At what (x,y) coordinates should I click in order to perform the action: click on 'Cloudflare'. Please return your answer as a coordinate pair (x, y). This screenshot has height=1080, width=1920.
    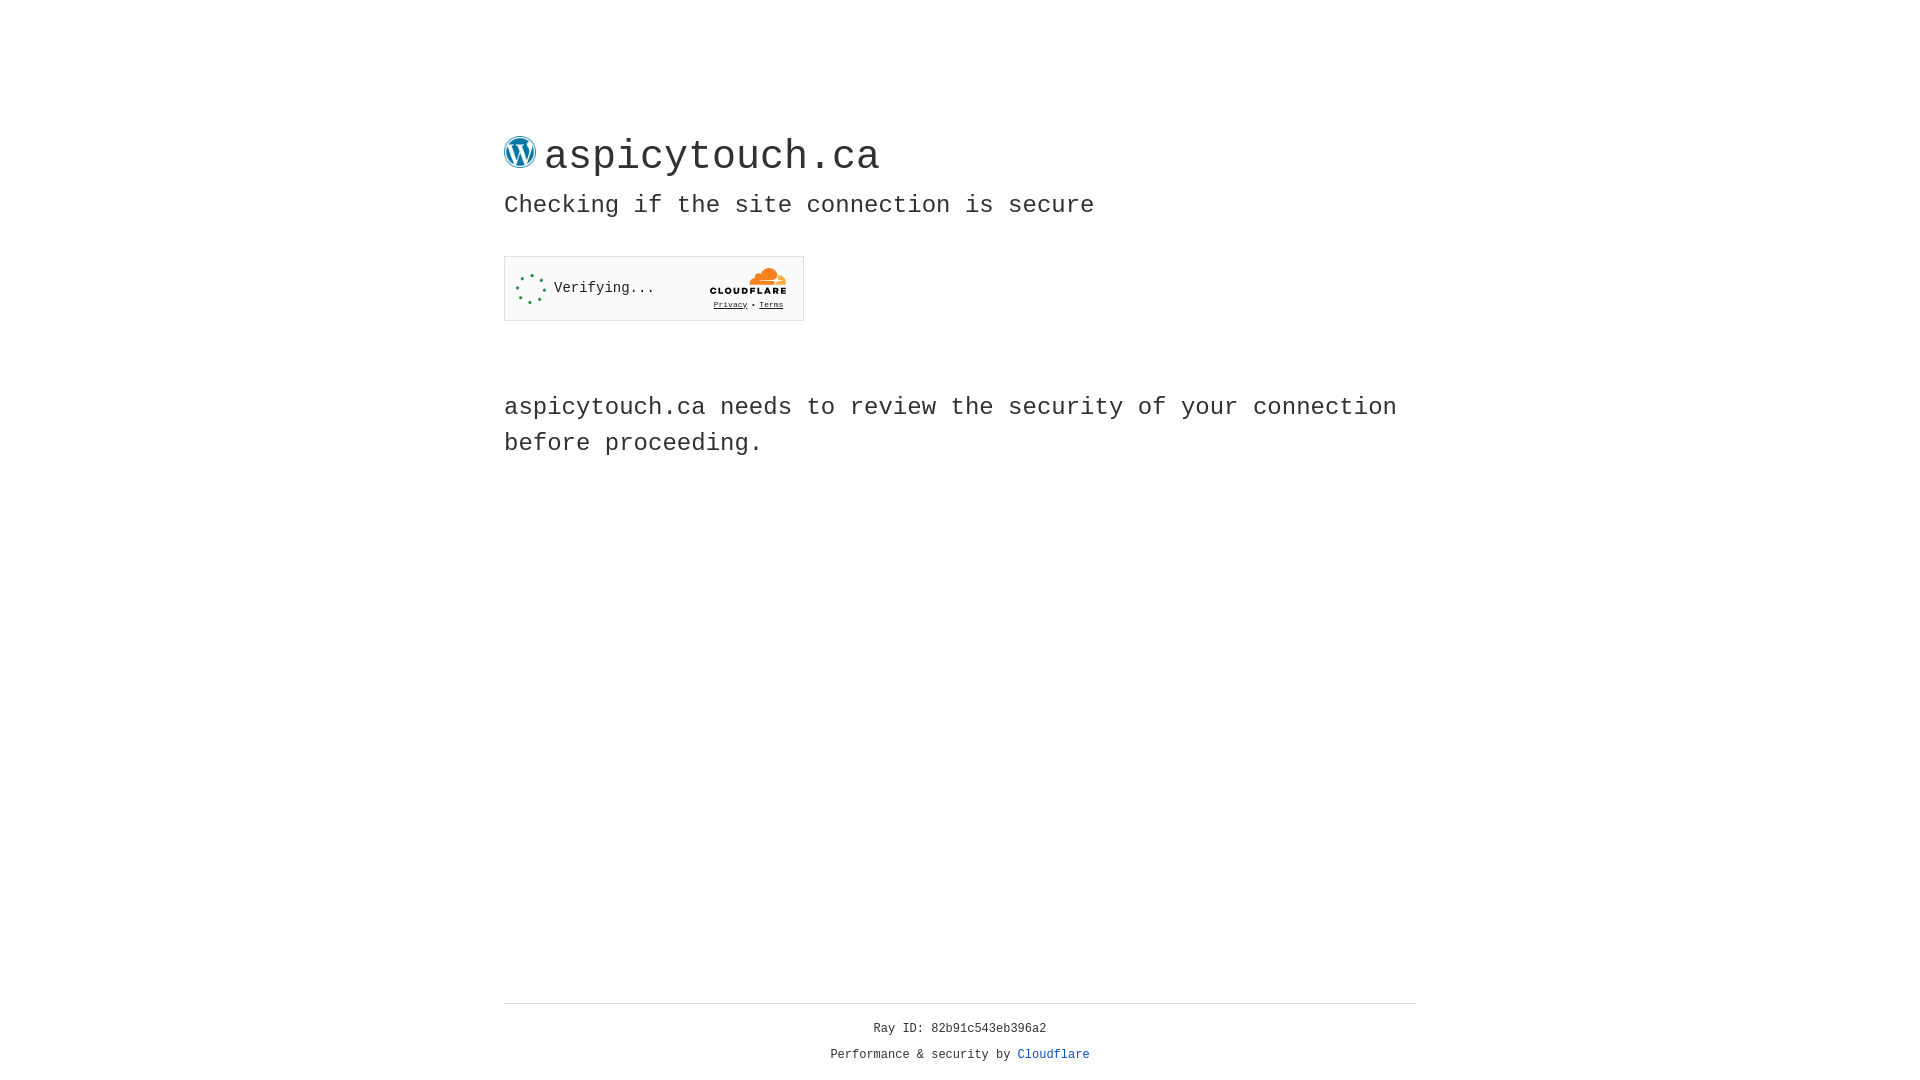
    Looking at the image, I should click on (1053, 1054).